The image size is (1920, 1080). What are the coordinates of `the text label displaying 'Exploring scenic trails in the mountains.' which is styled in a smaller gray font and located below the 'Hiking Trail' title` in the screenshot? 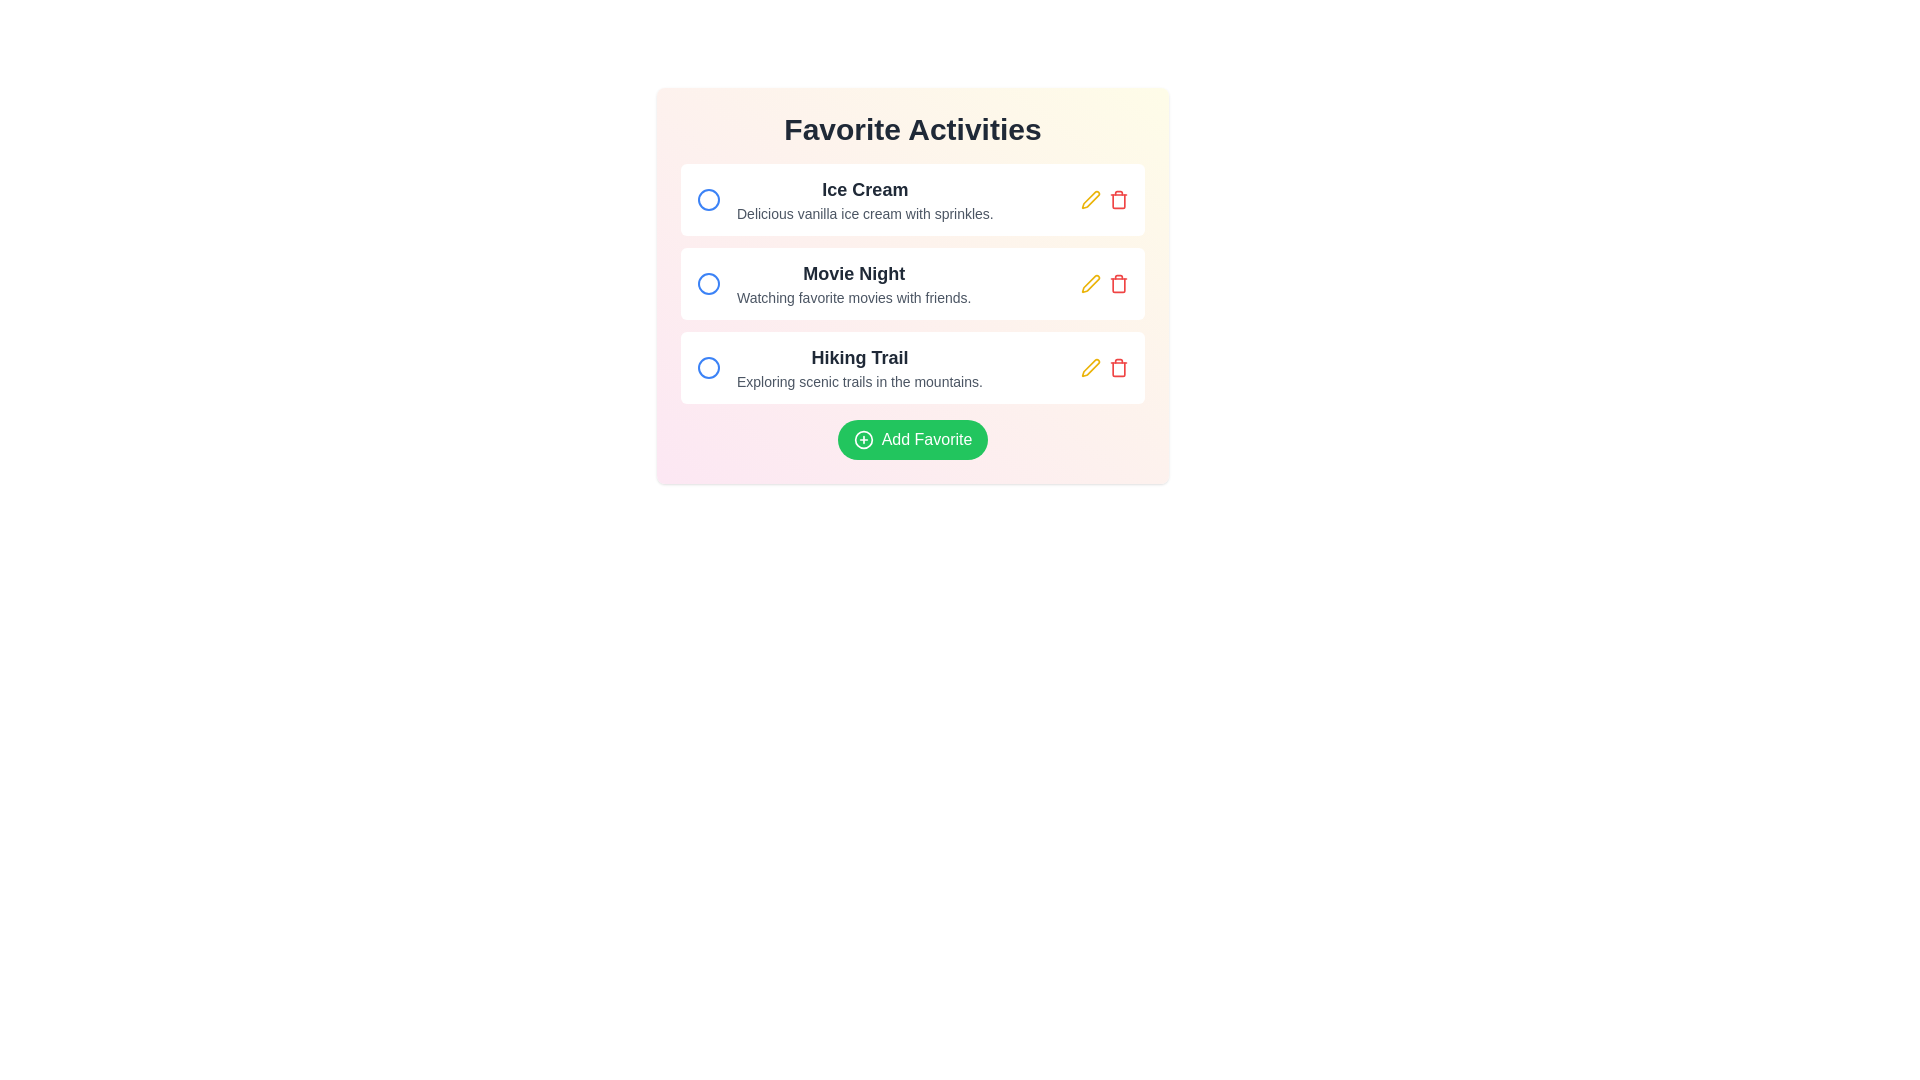 It's located at (859, 381).